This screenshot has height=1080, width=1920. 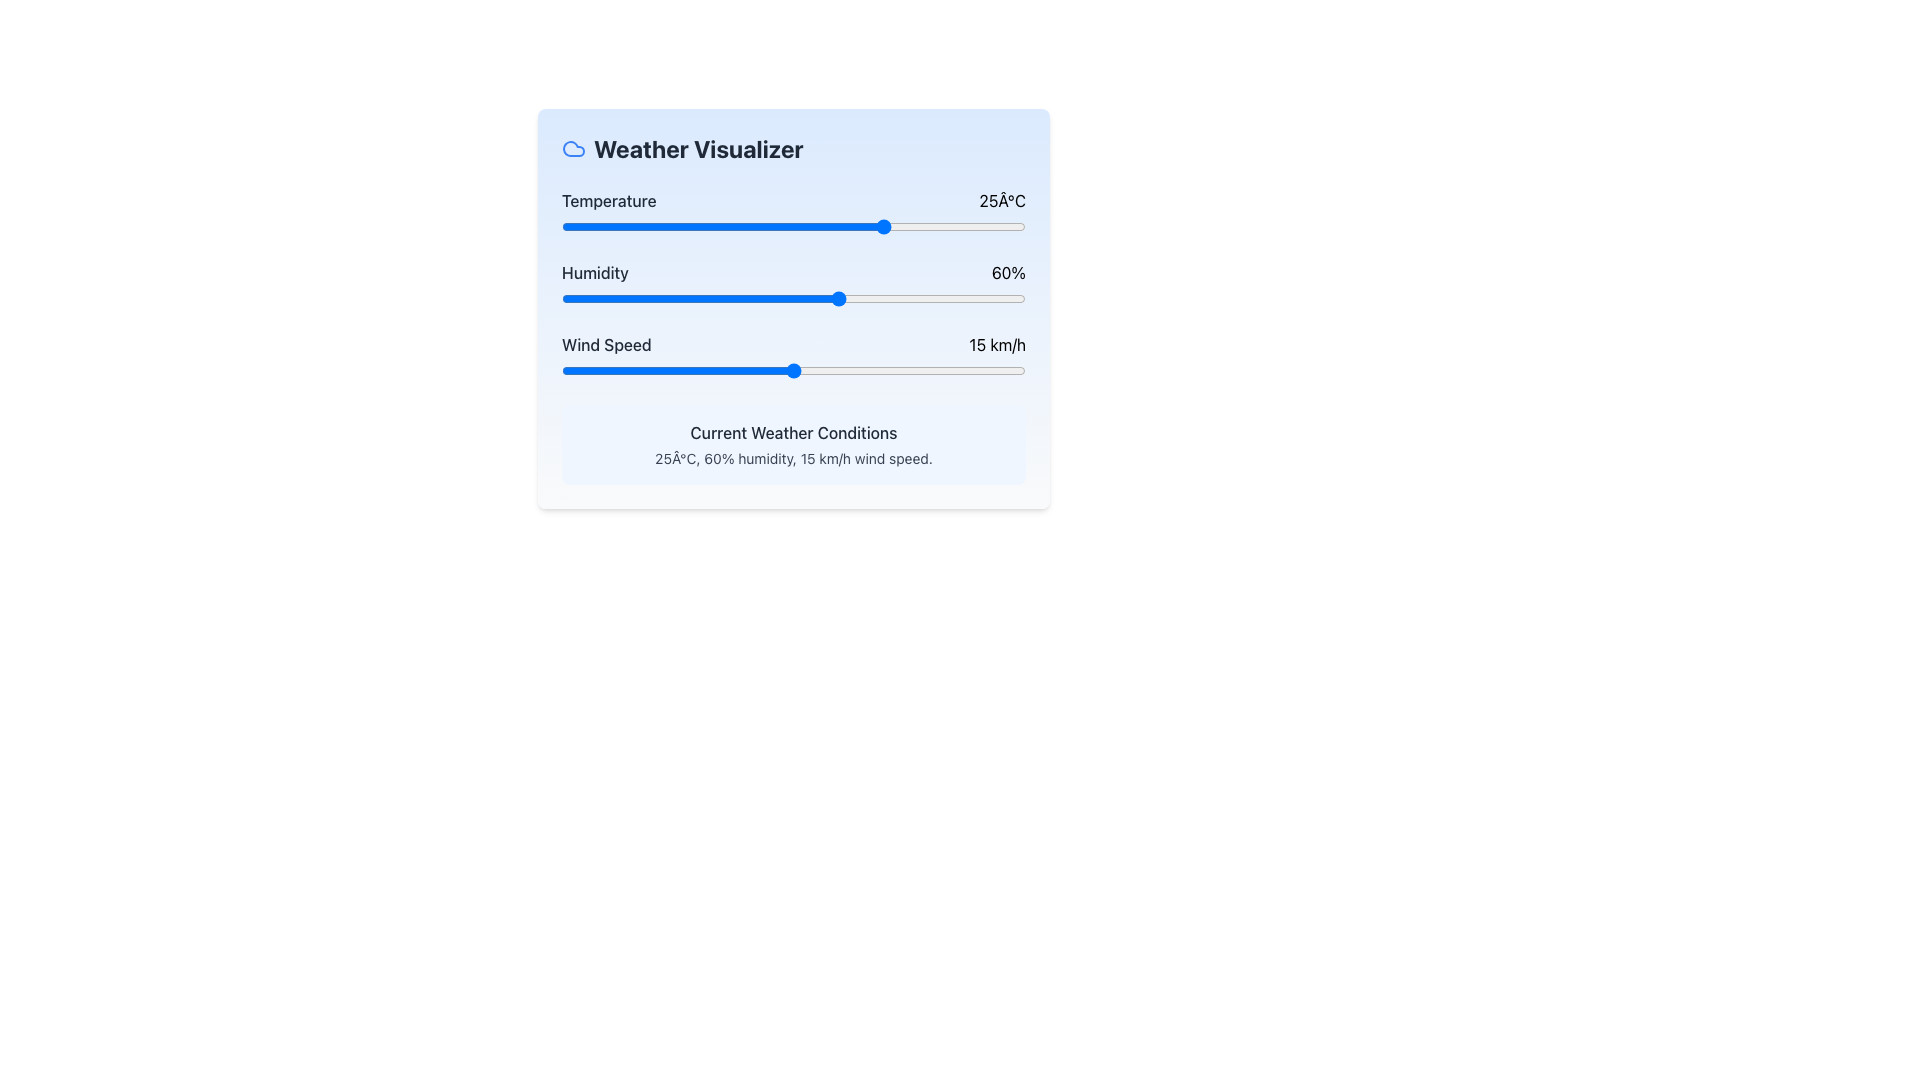 I want to click on the Header element with an icon that serves as the title of the weather data card, located at the top of the card above the 'Temperature' section, so click(x=792, y=148).